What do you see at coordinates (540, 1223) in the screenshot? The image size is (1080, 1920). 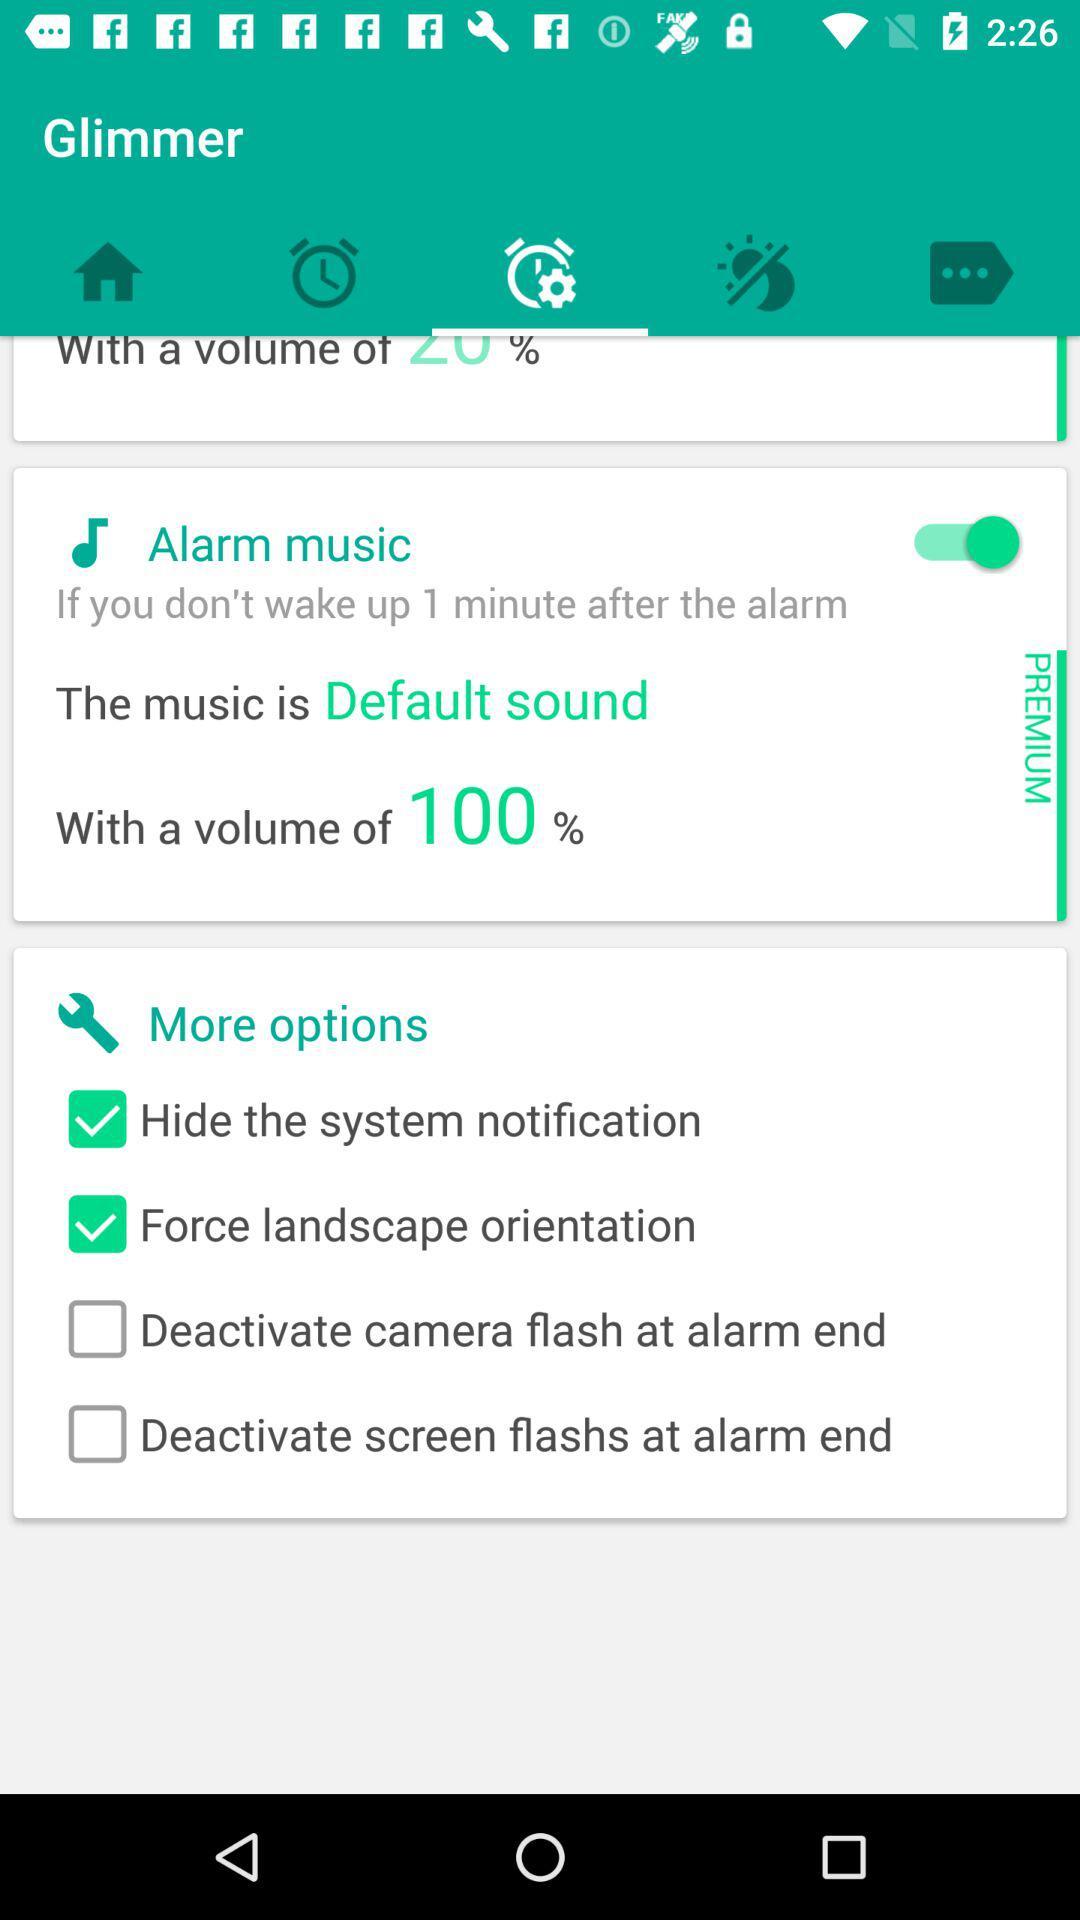 I see `the item below hide the system` at bounding box center [540, 1223].